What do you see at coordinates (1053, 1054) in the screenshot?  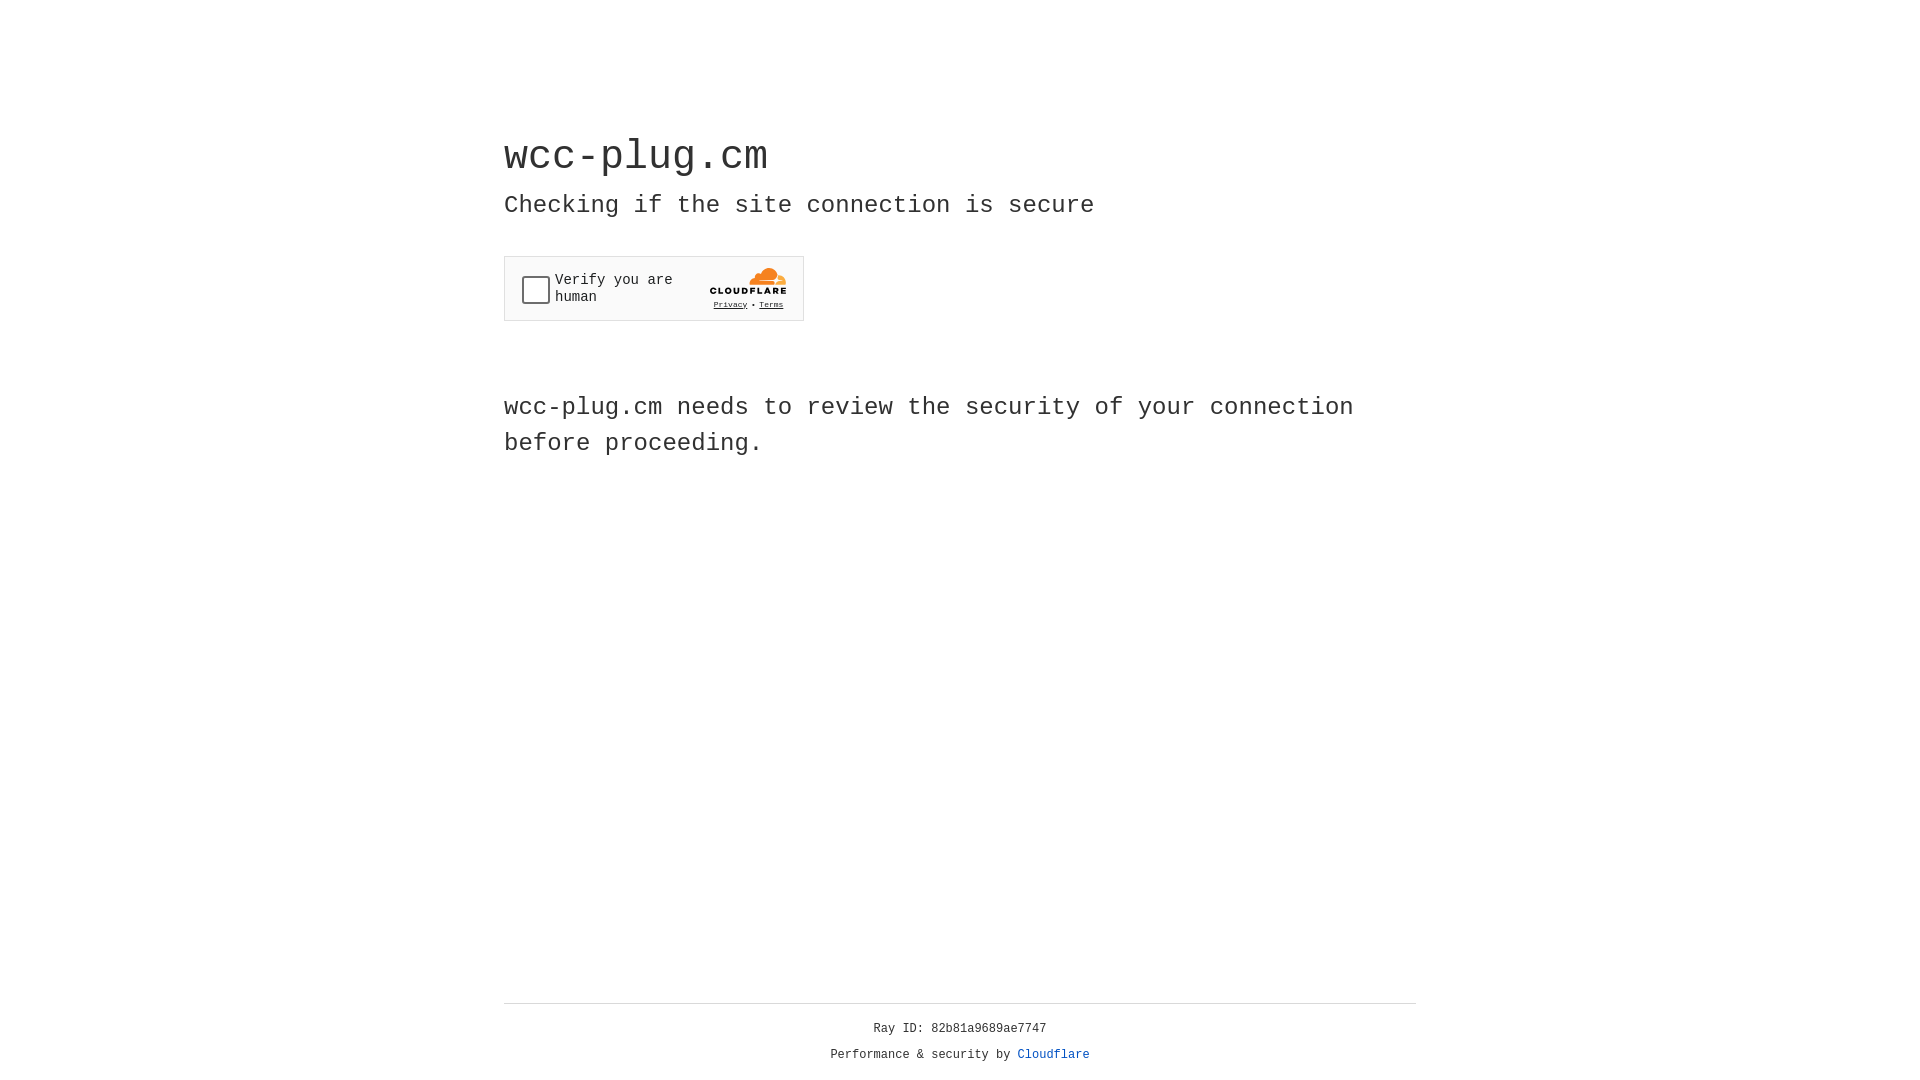 I see `'Cloudflare'` at bounding box center [1053, 1054].